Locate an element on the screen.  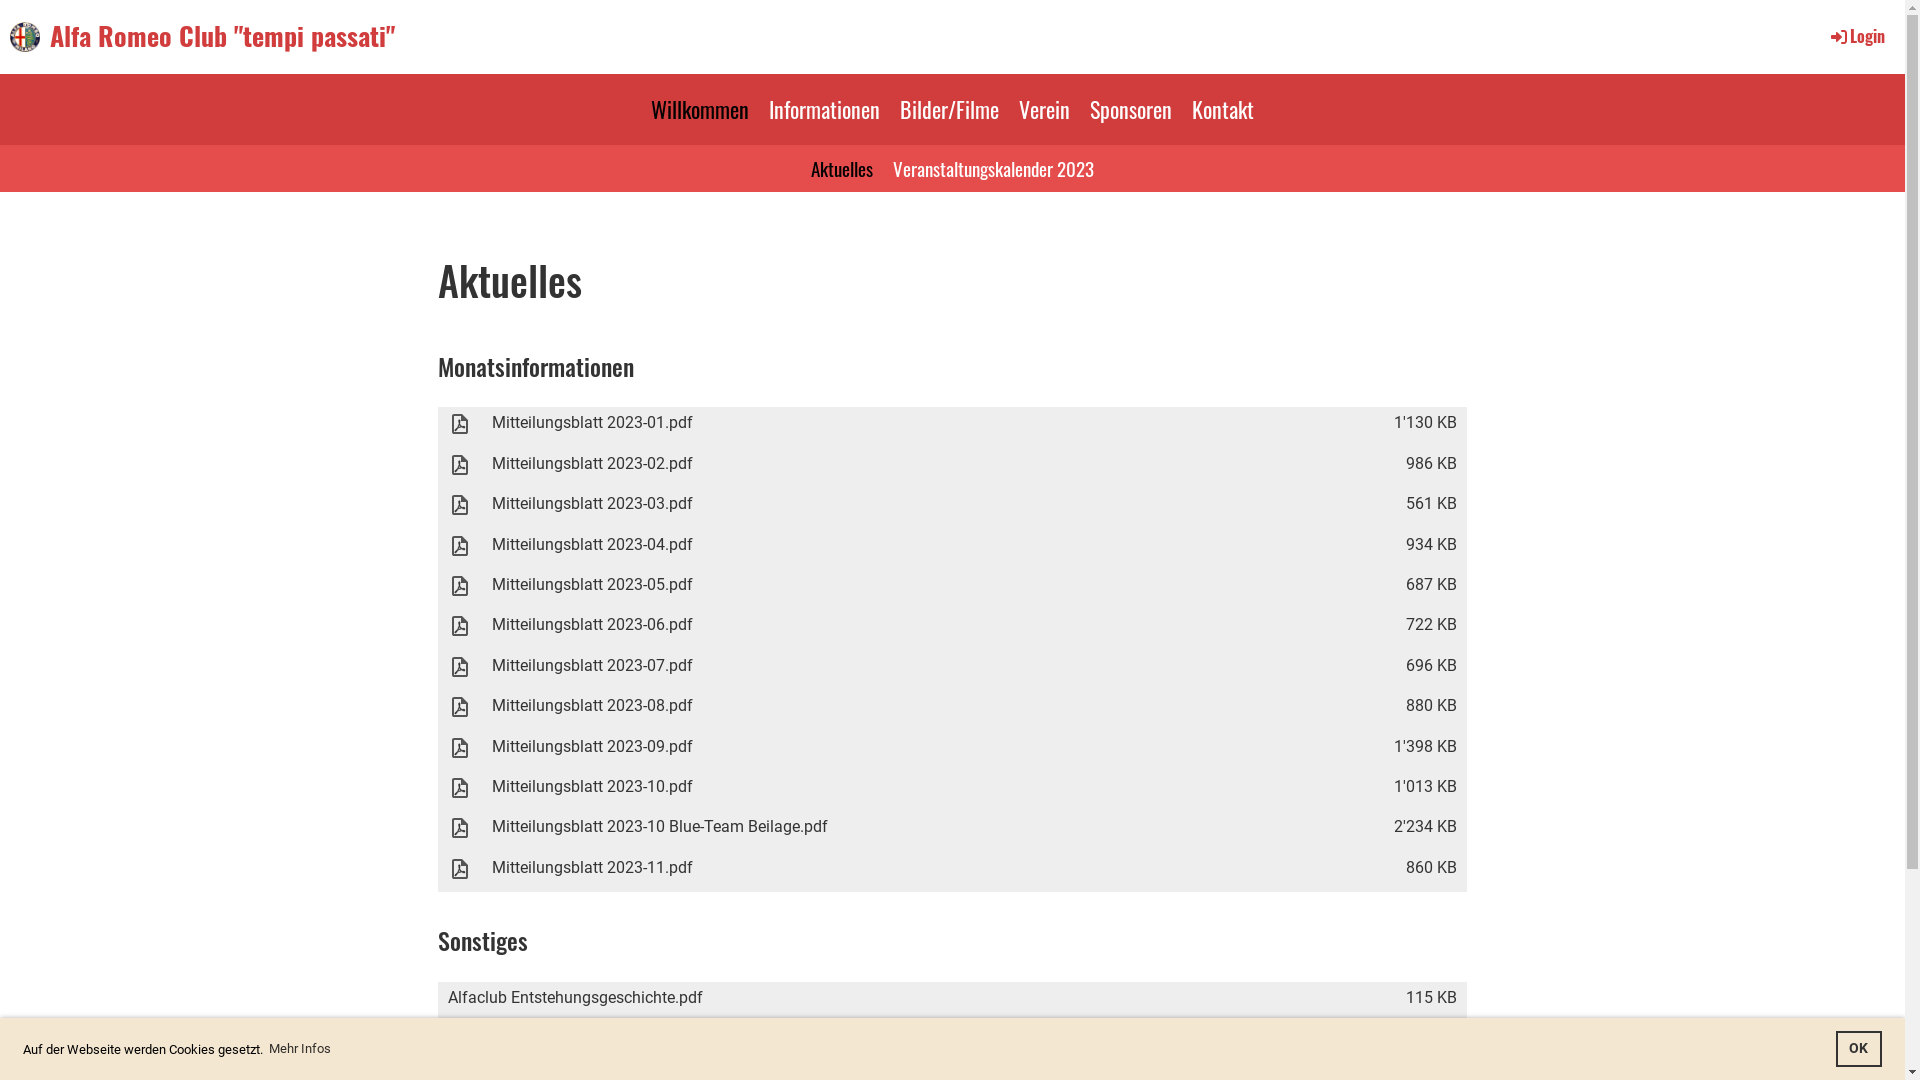
'Veranstaltungskalender 2023' is located at coordinates (993, 167).